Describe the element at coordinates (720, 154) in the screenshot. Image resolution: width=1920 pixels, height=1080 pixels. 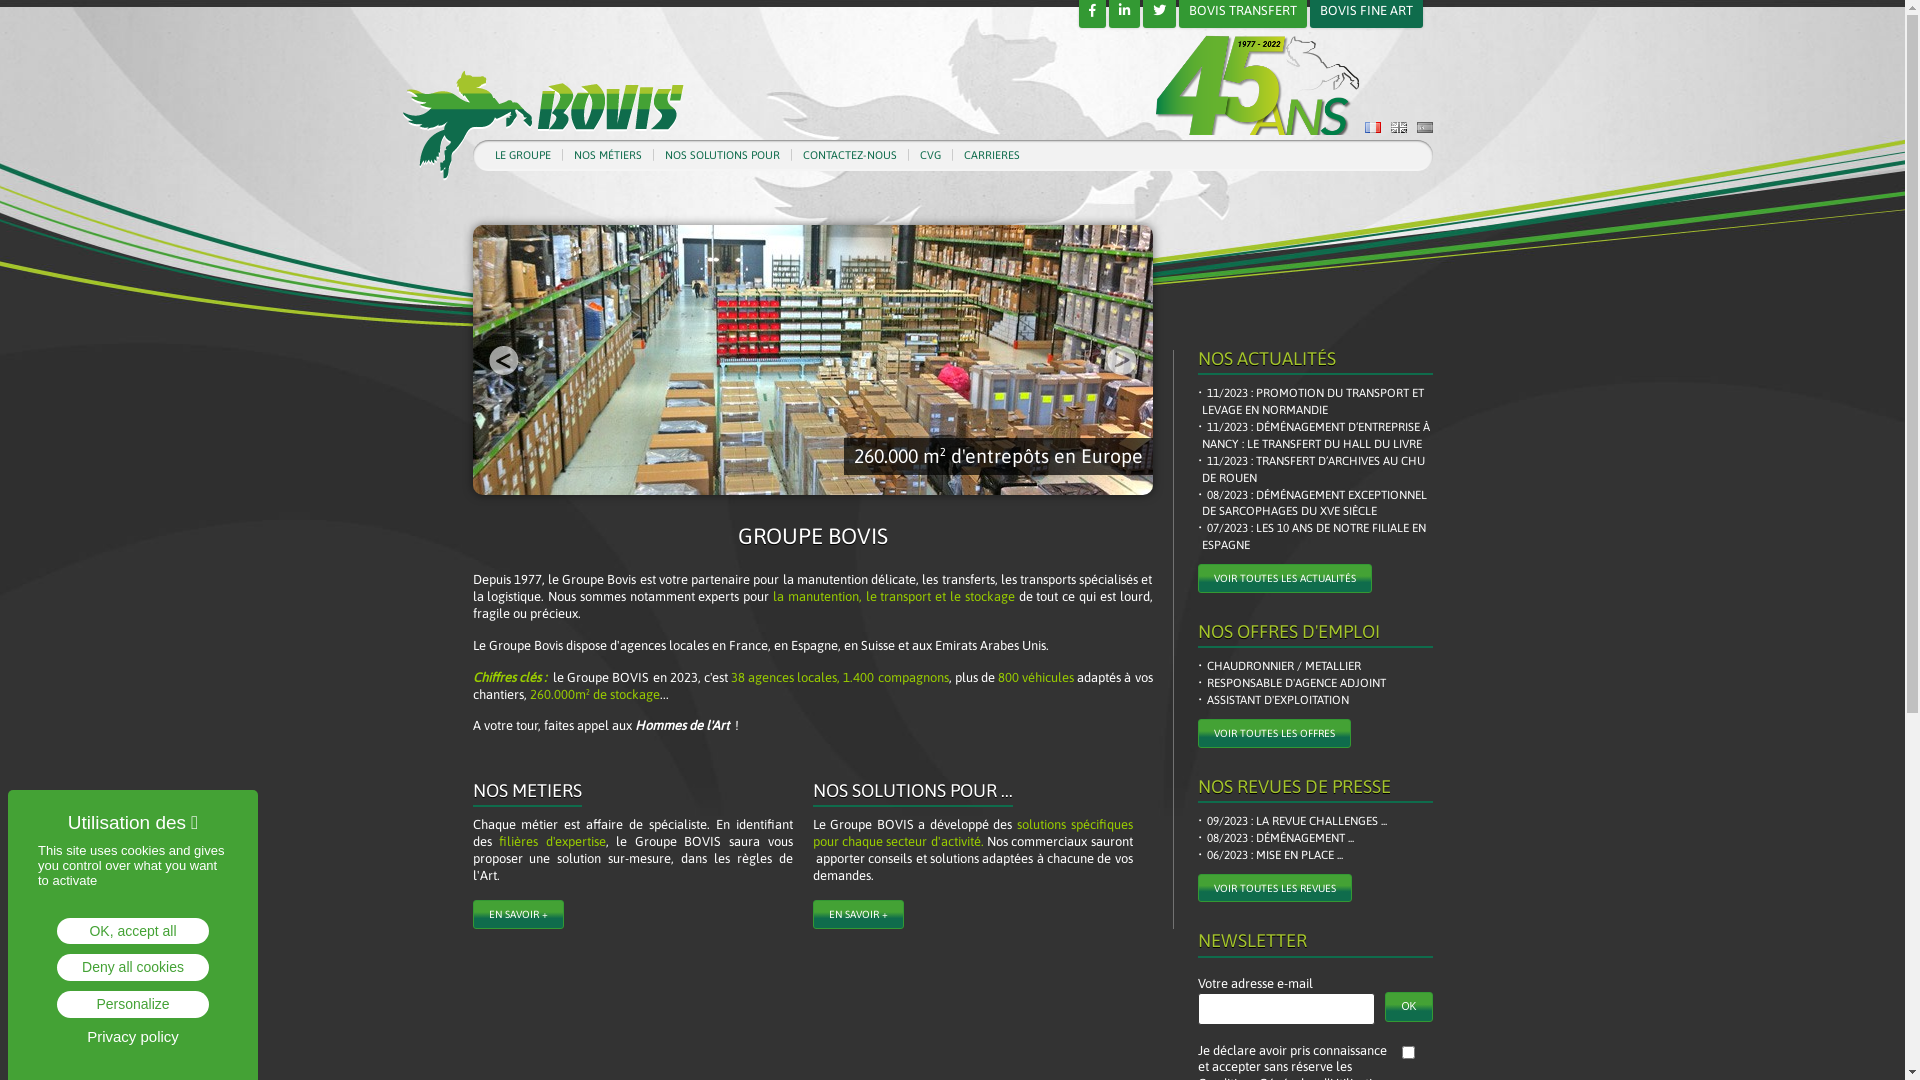
I see `'NOS SOLUTIONS POUR'` at that location.